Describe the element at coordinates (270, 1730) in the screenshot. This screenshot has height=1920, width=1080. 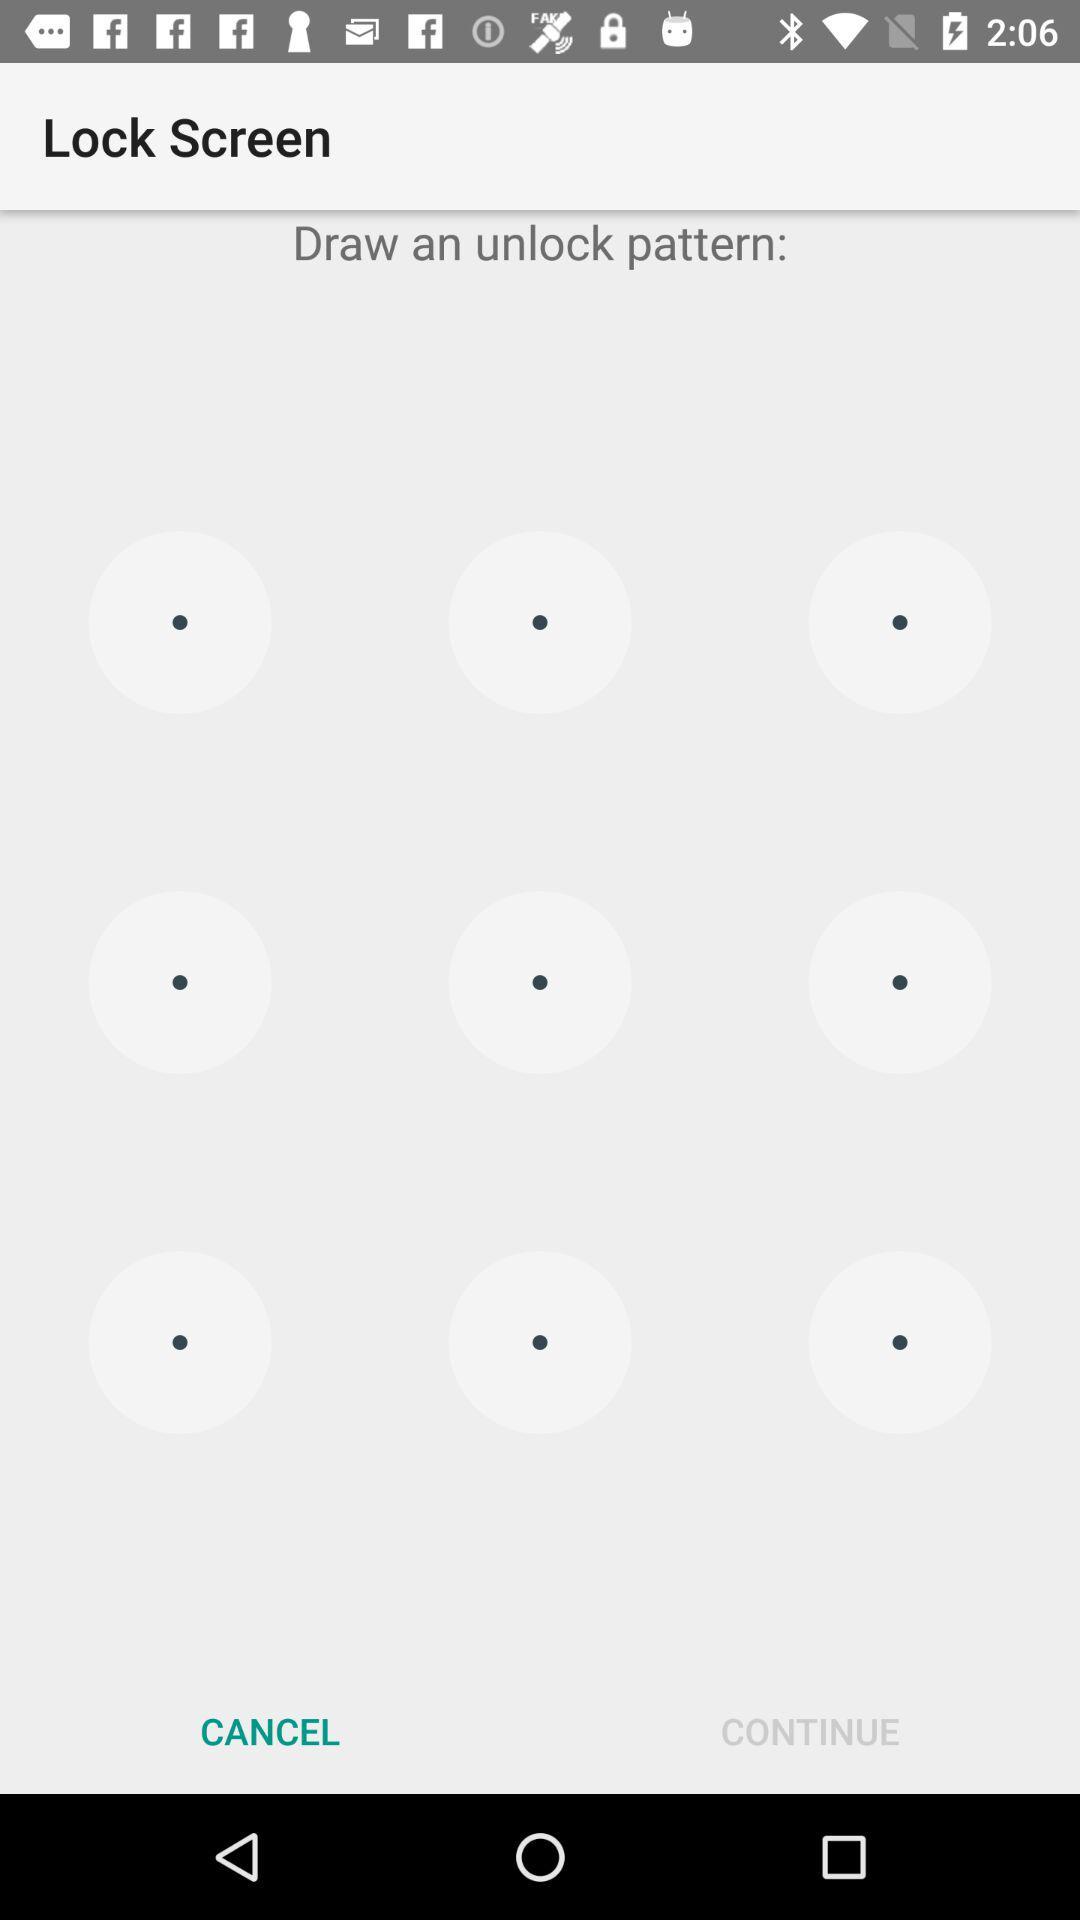
I see `icon to the left of the continue item` at that location.